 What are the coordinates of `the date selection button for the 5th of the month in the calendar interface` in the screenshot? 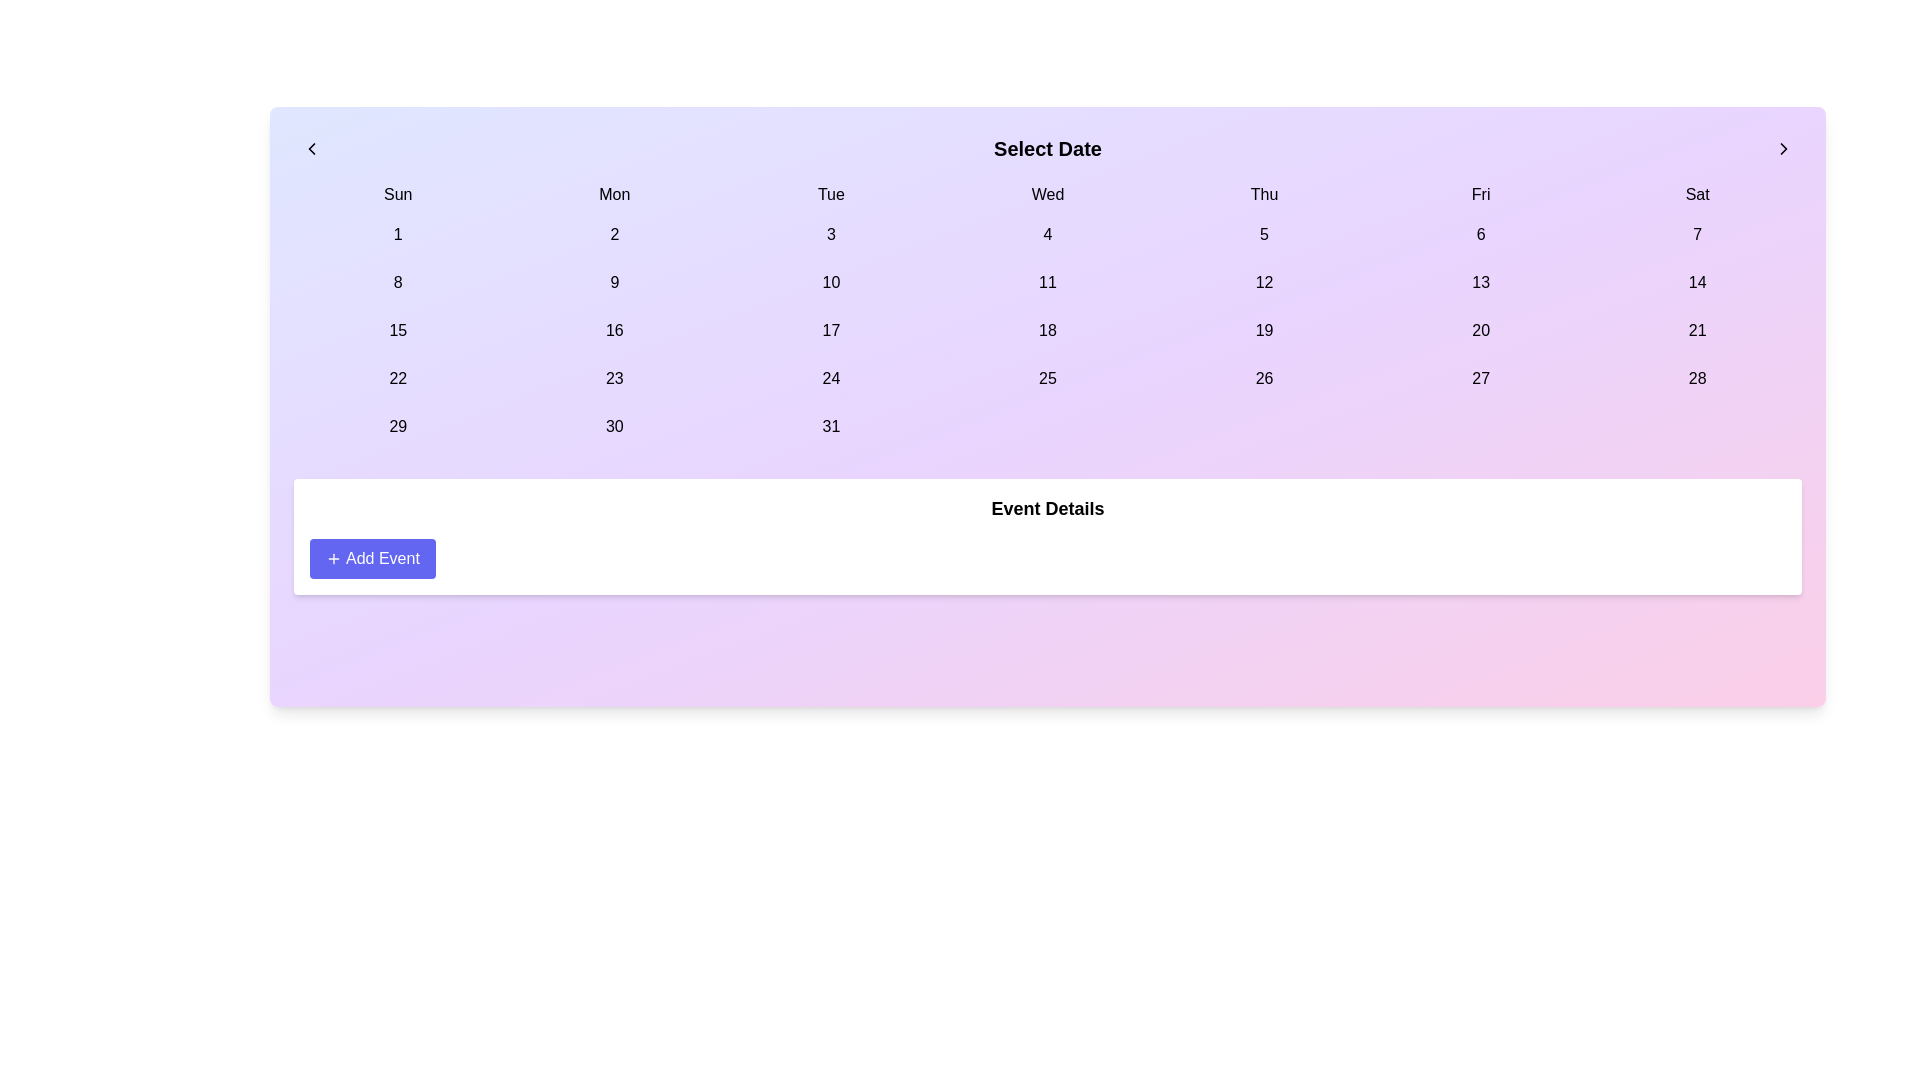 It's located at (1263, 234).